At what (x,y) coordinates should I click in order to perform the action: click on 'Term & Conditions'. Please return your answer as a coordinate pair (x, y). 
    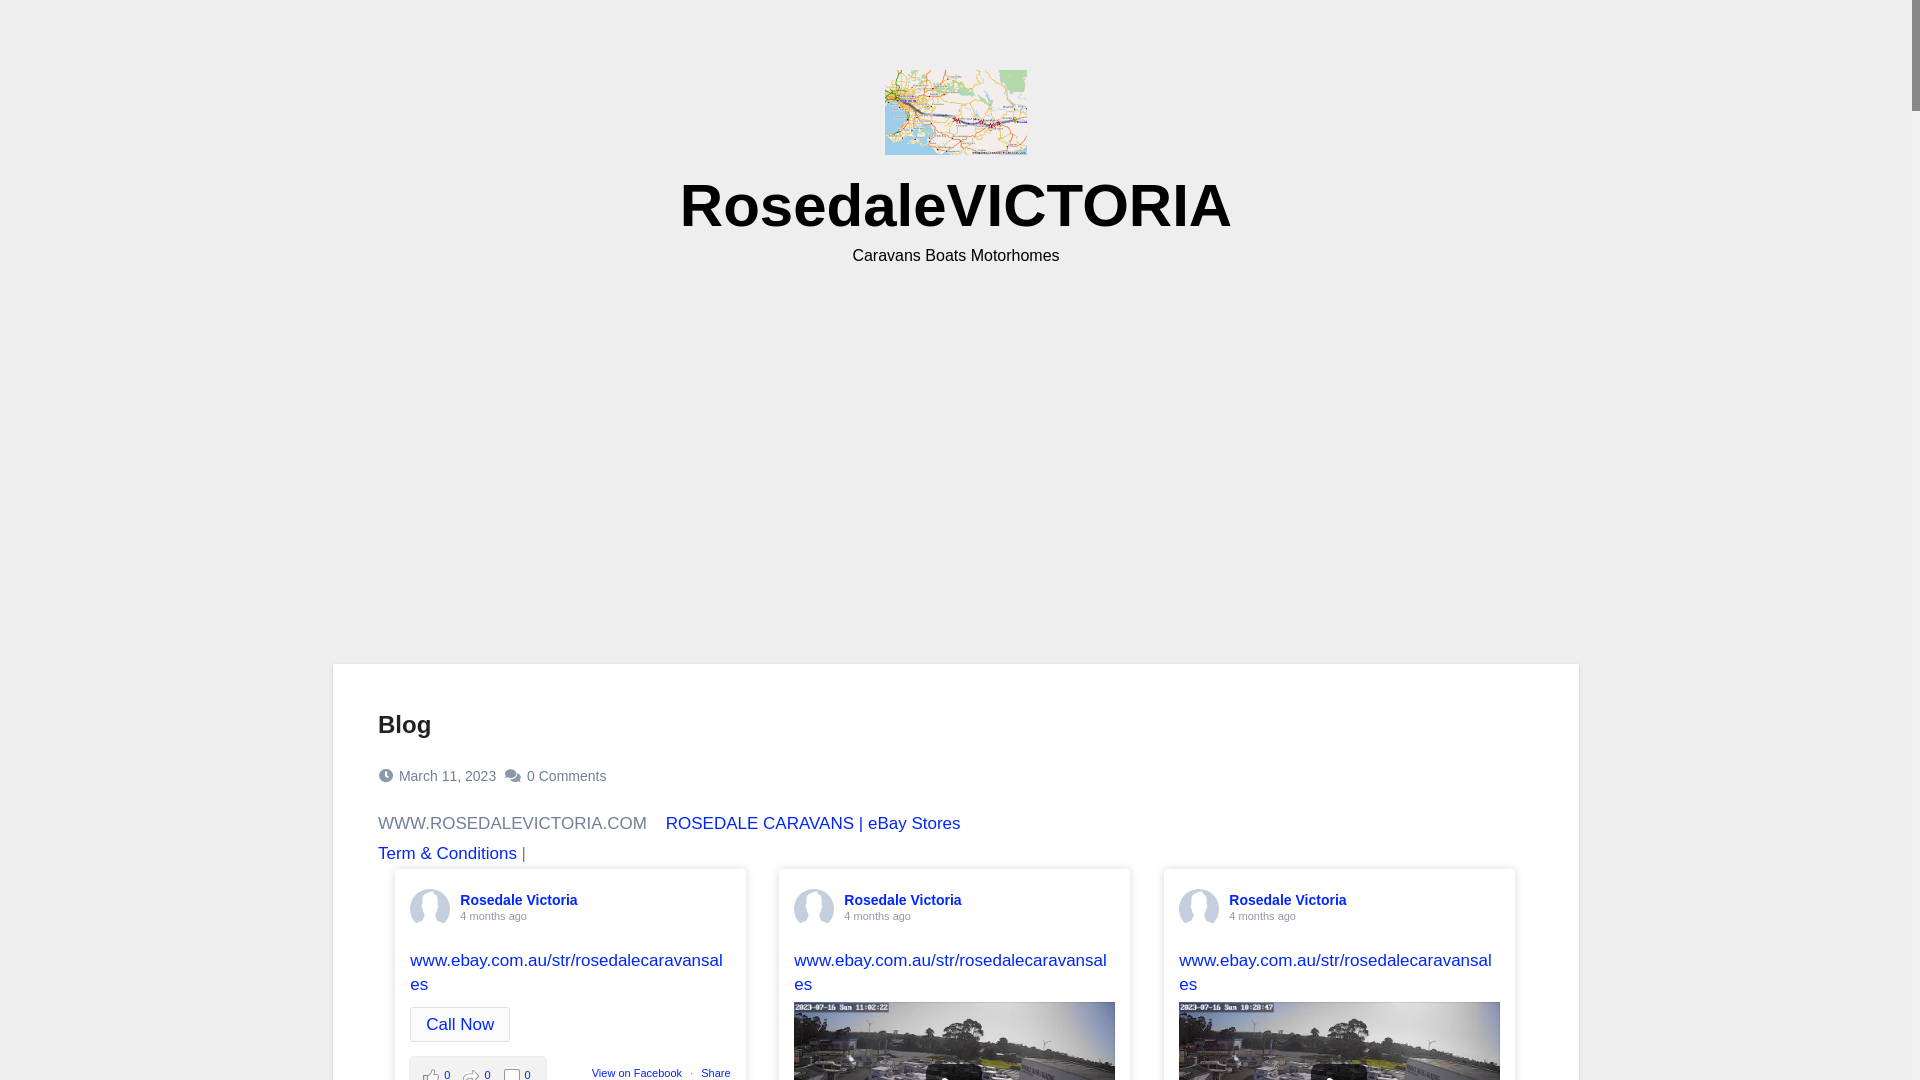
    Looking at the image, I should click on (446, 853).